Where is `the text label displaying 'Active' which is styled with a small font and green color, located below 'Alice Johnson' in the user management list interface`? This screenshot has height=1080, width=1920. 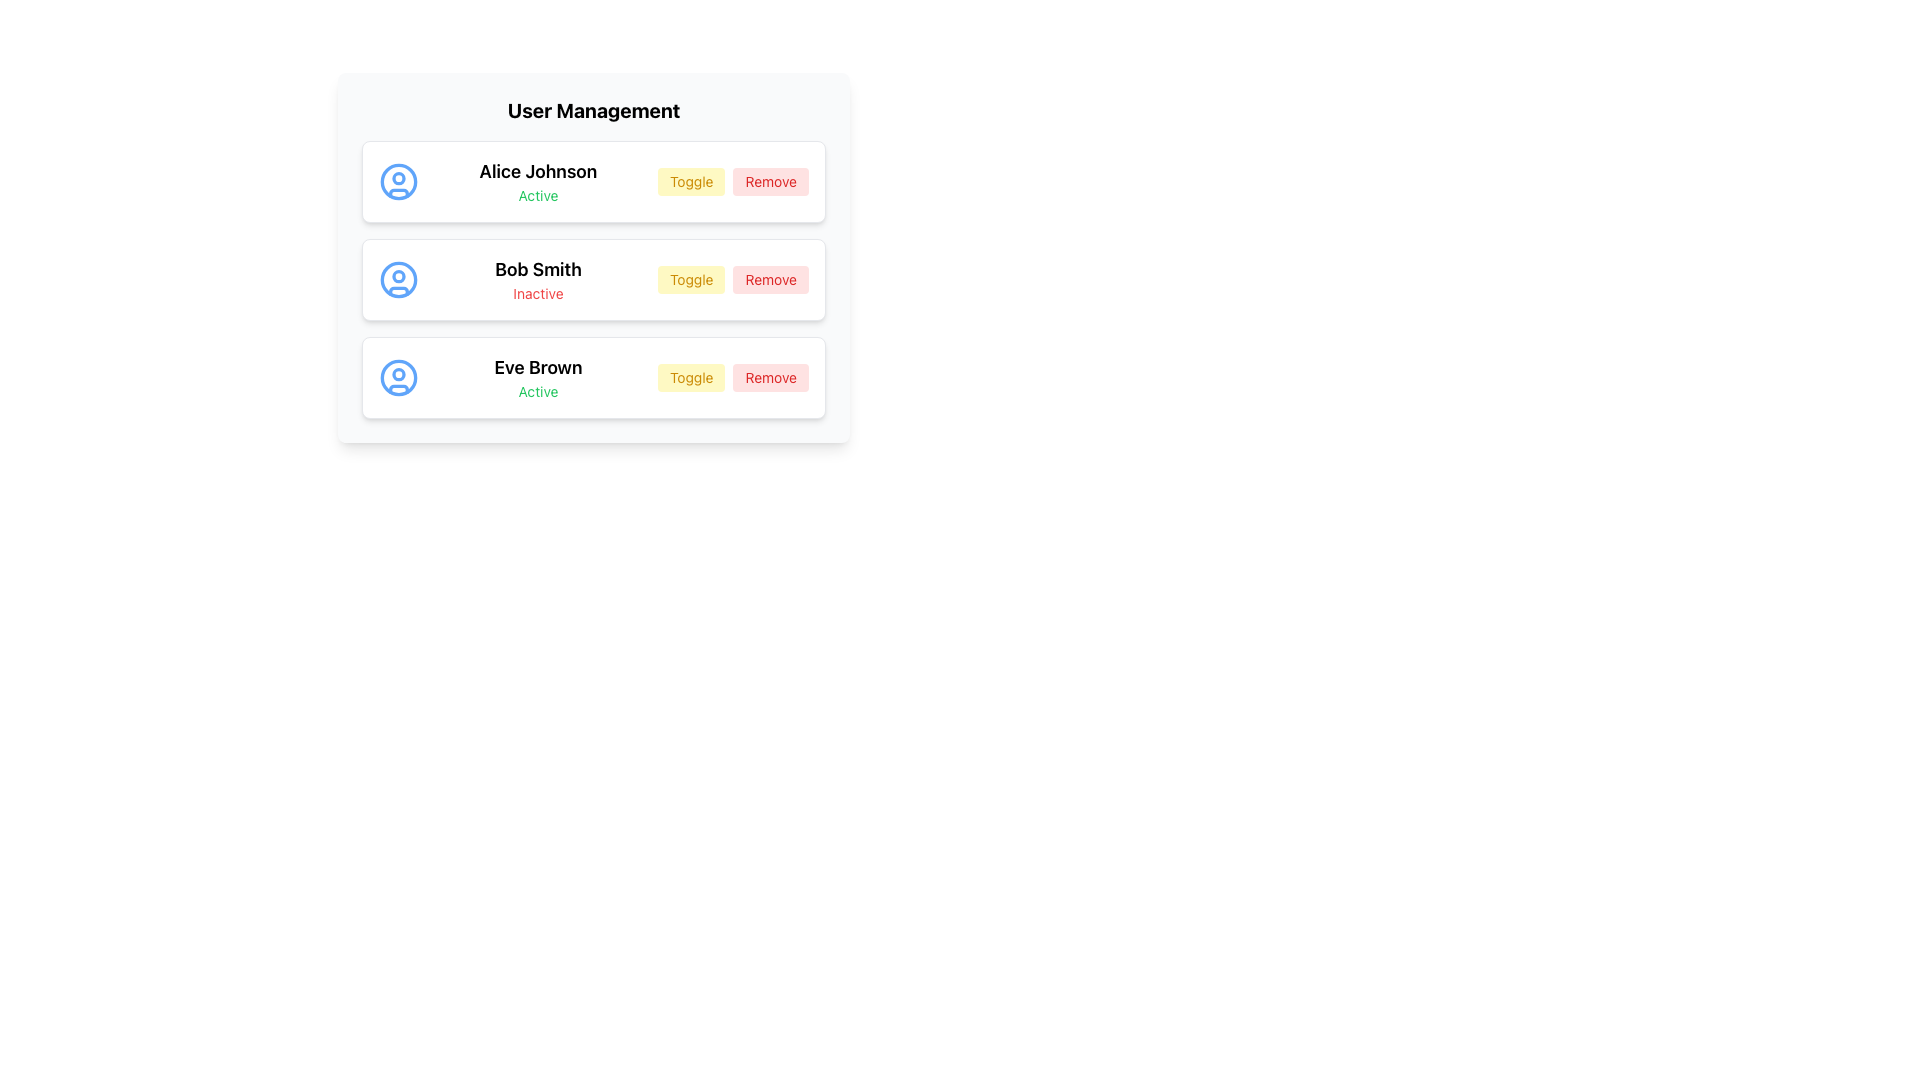 the text label displaying 'Active' which is styled with a small font and green color, located below 'Alice Johnson' in the user management list interface is located at coordinates (538, 196).